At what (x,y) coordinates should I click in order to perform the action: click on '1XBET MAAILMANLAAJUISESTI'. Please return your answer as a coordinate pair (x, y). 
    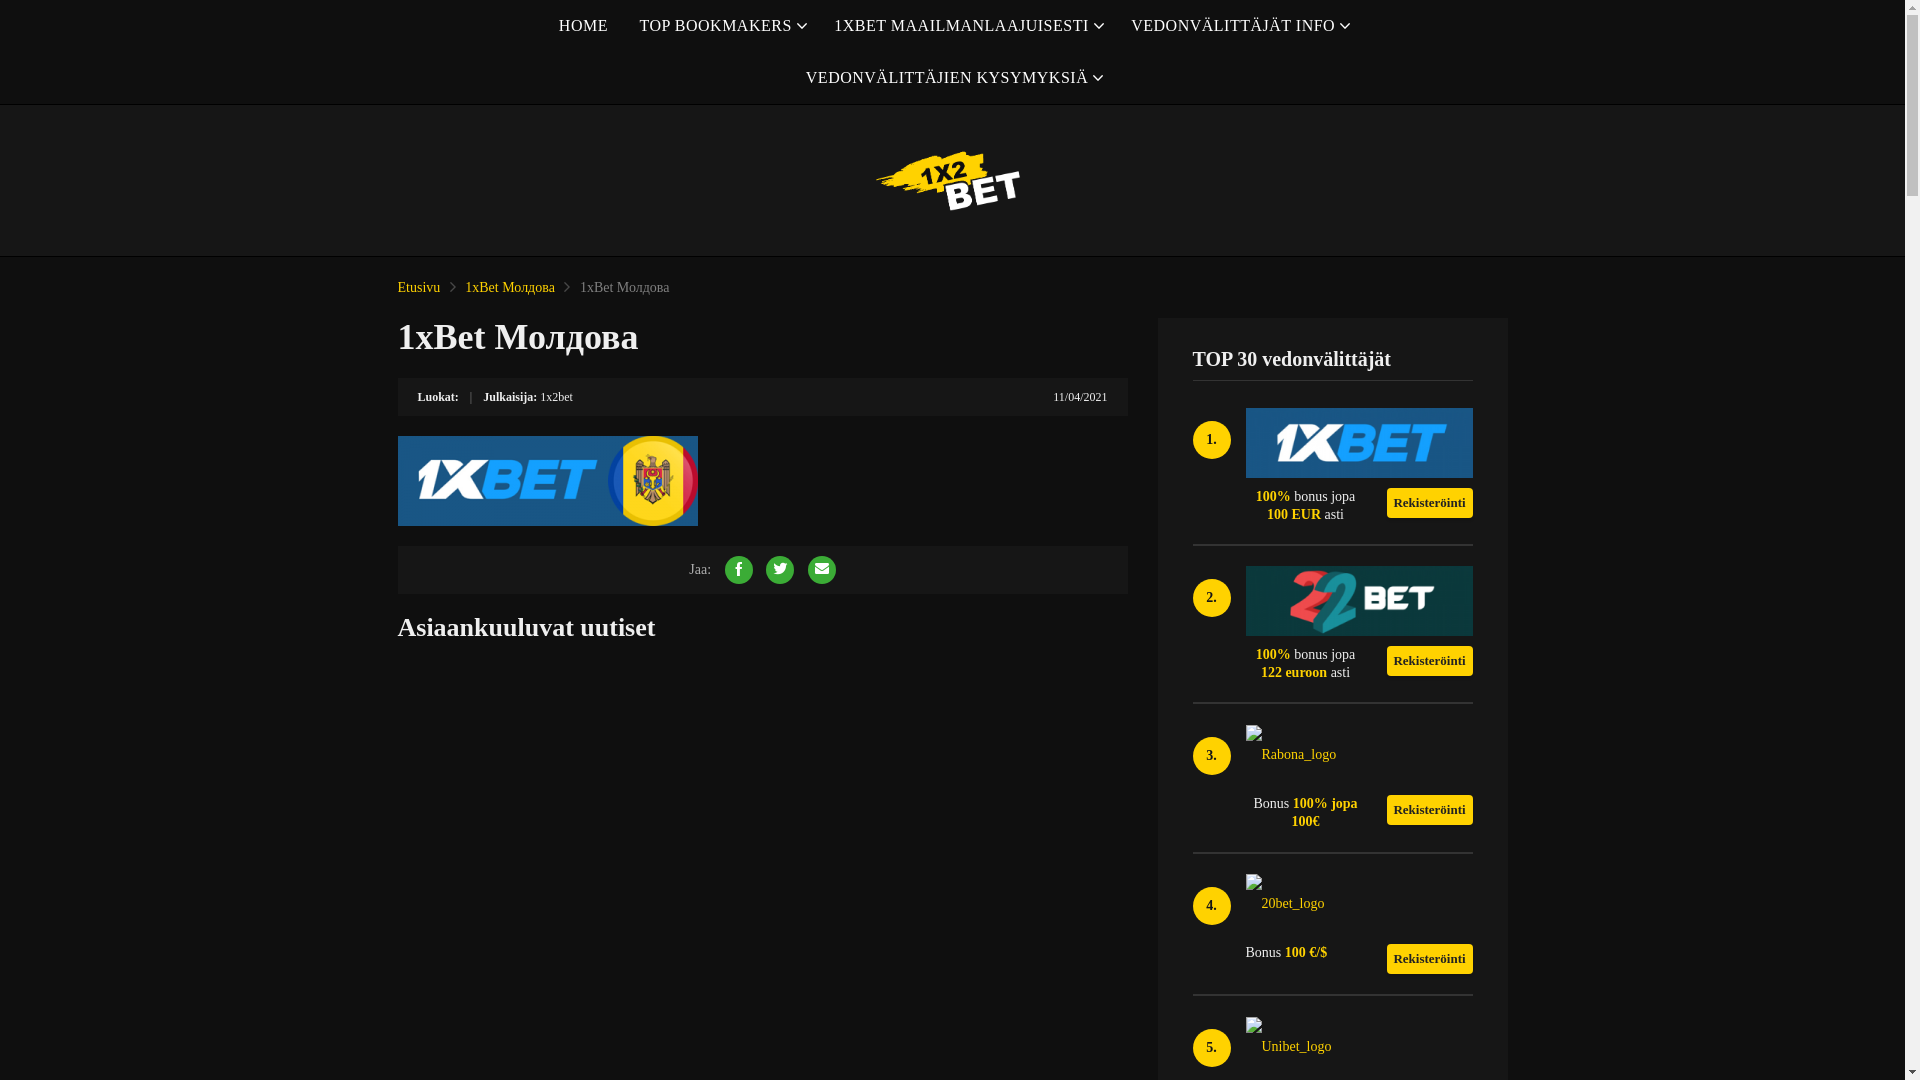
    Looking at the image, I should click on (966, 26).